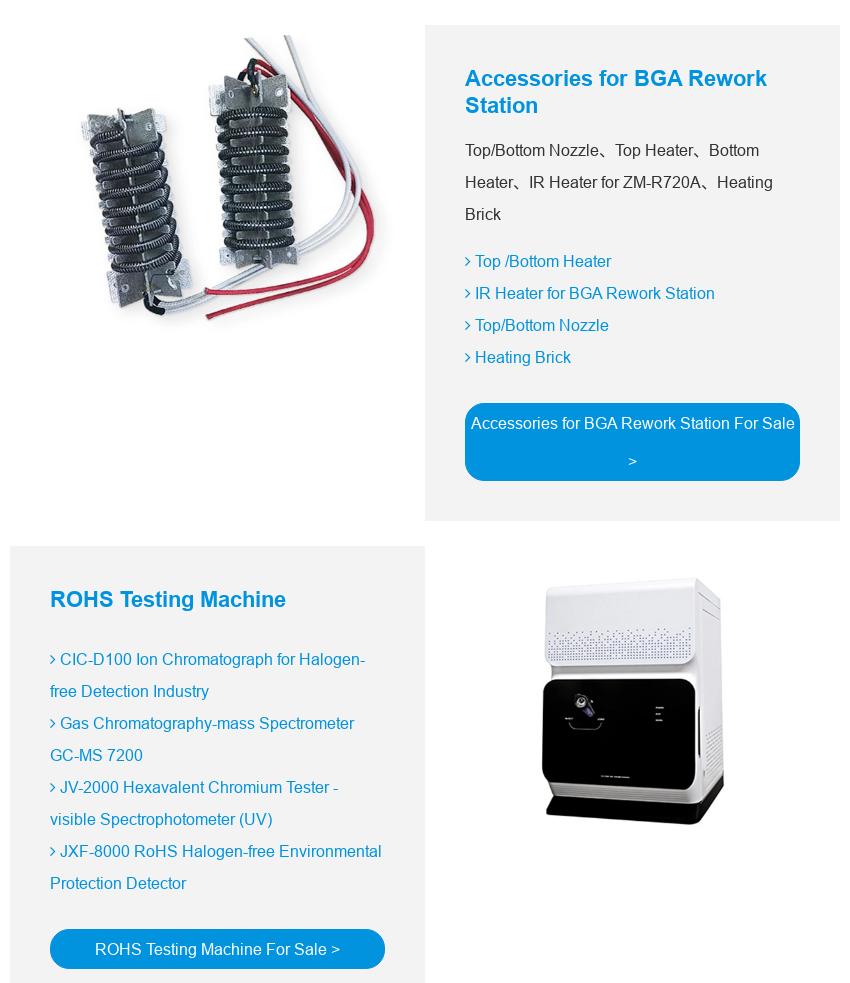 This screenshot has height=983, width=850. I want to click on 'Accessories for BGA Rework Station For Sale >', so click(630, 440).